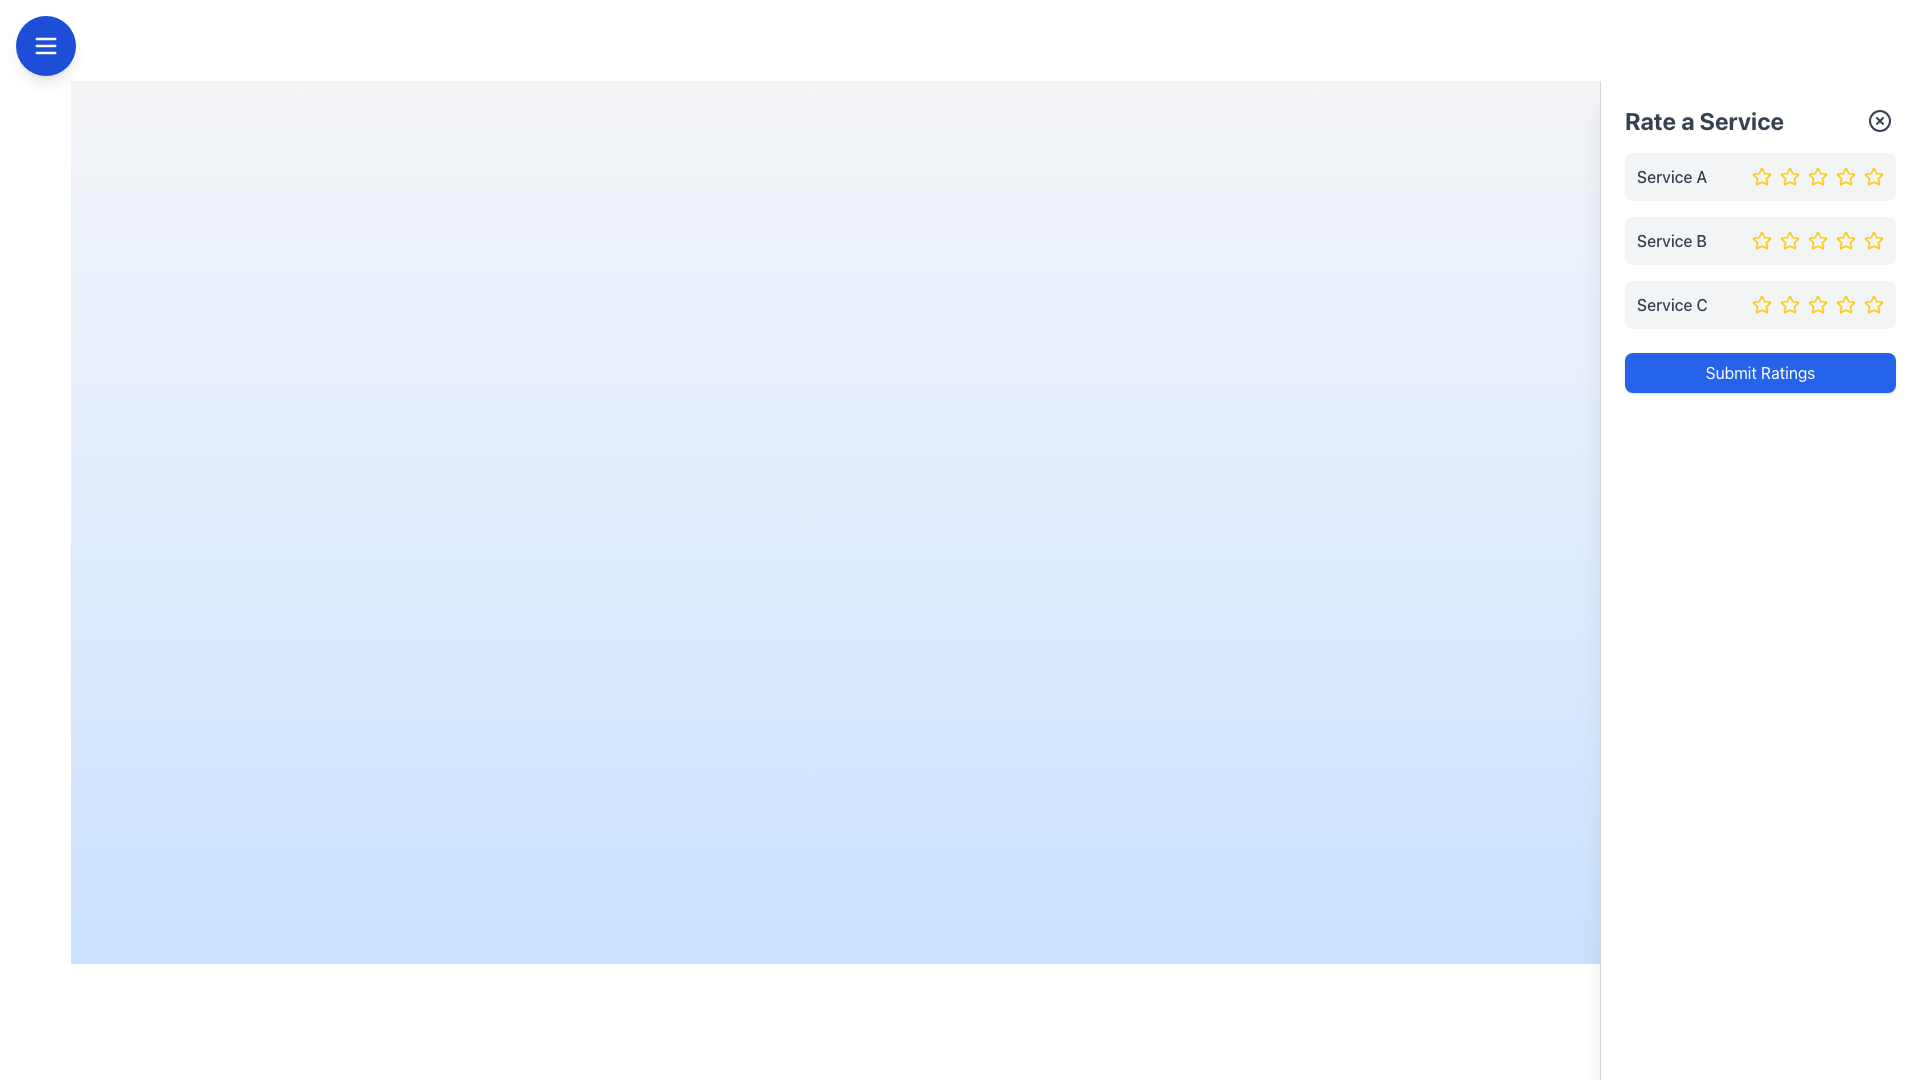 Image resolution: width=1920 pixels, height=1080 pixels. What do you see at coordinates (1761, 239) in the screenshot?
I see `the first star in the second service rating row under the 'Rate a Service' section to assign a rating` at bounding box center [1761, 239].